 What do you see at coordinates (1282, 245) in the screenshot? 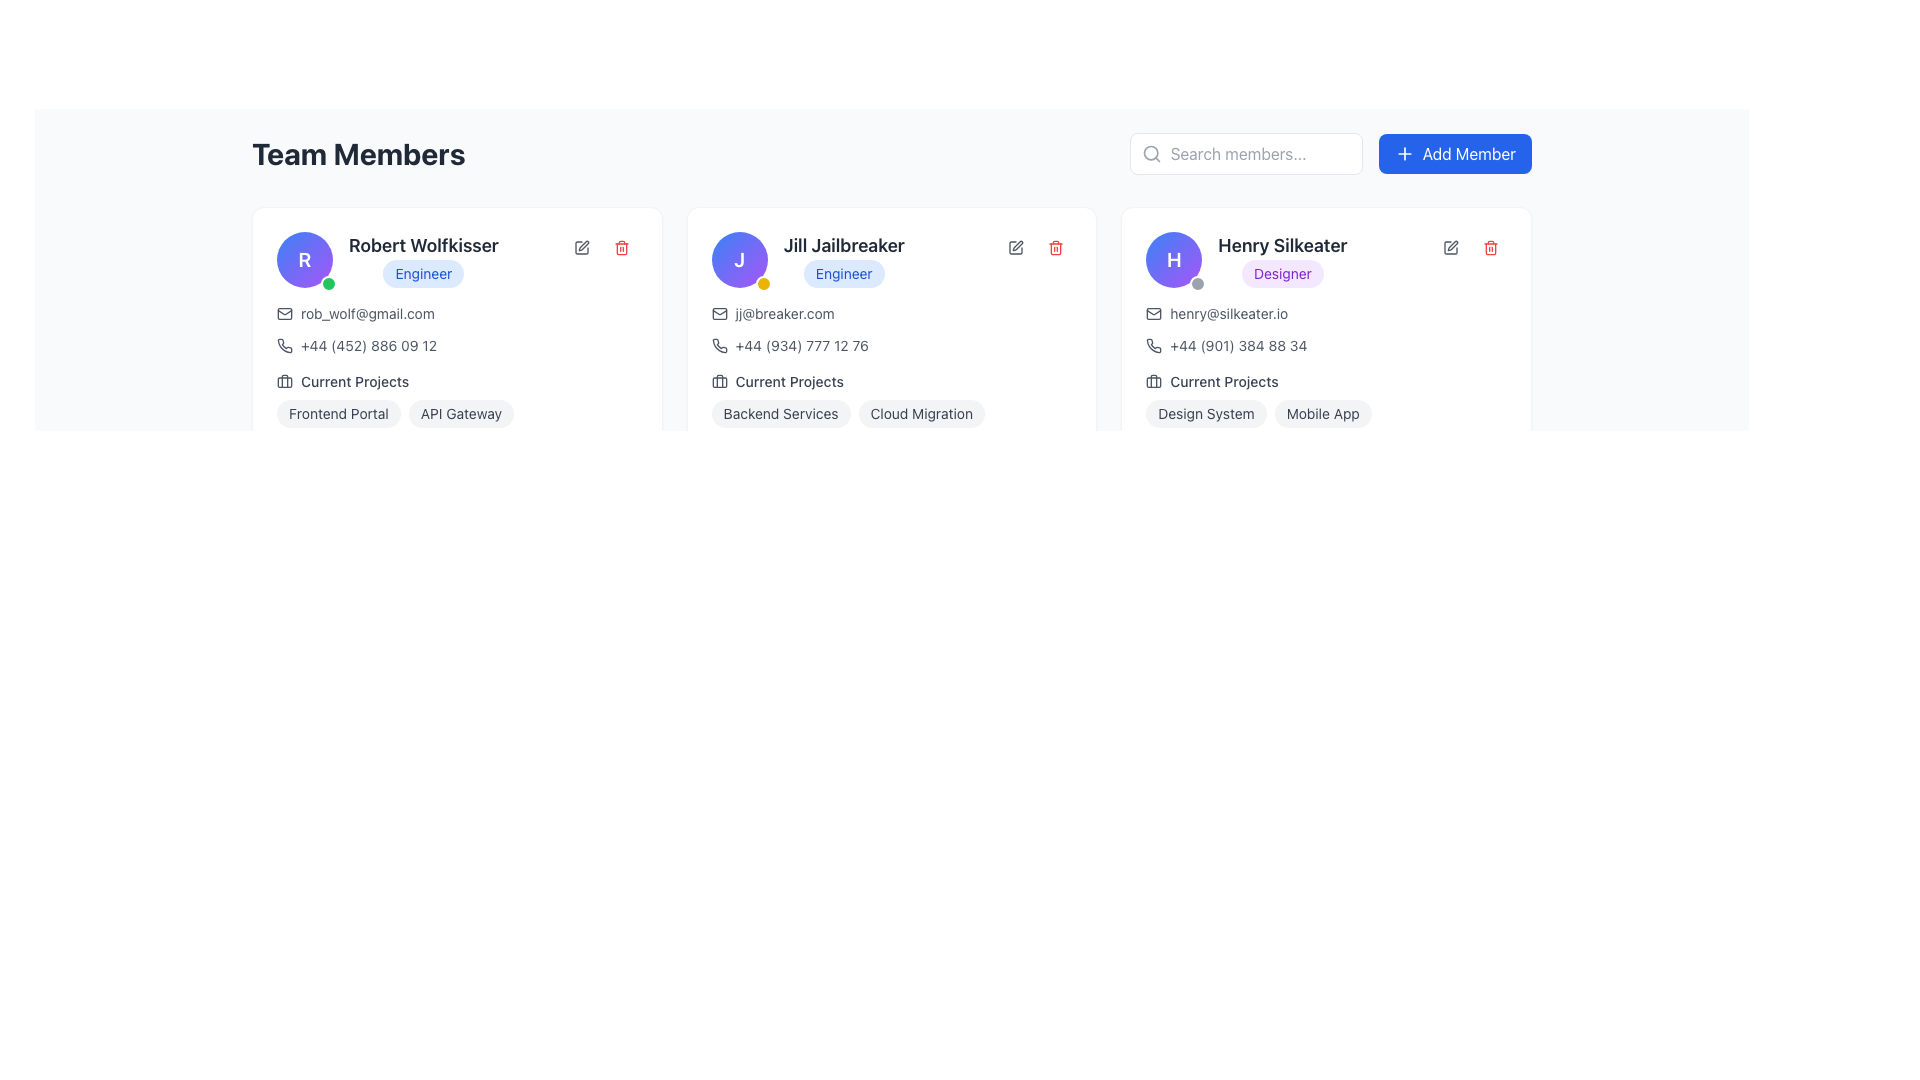
I see `text label identifying the team member as 'Henry Silkeater', located at the center of the third team member card in the upper region of the card` at bounding box center [1282, 245].